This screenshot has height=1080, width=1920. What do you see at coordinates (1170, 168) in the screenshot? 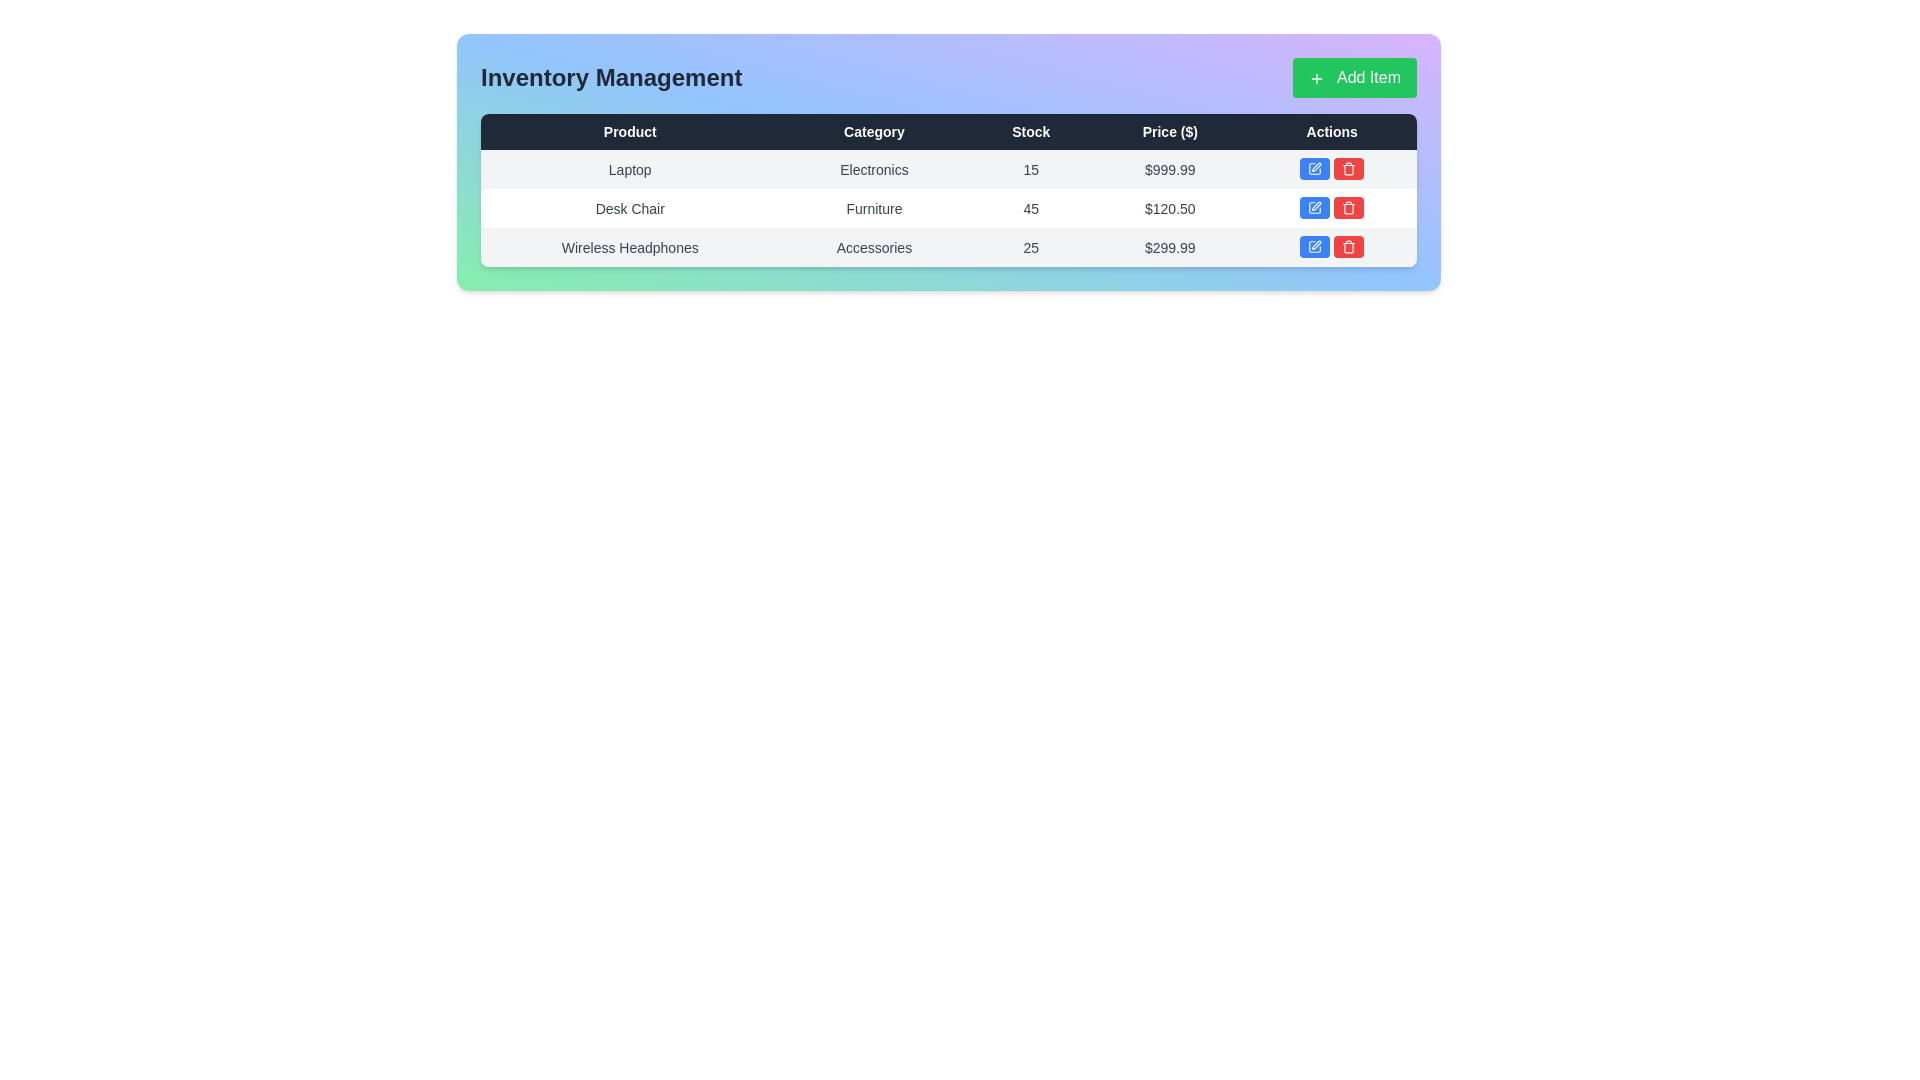
I see `price displayed in the Text Display Element showing '$999.99' in the 'Price ($)' column for the product 'Laptop'` at bounding box center [1170, 168].